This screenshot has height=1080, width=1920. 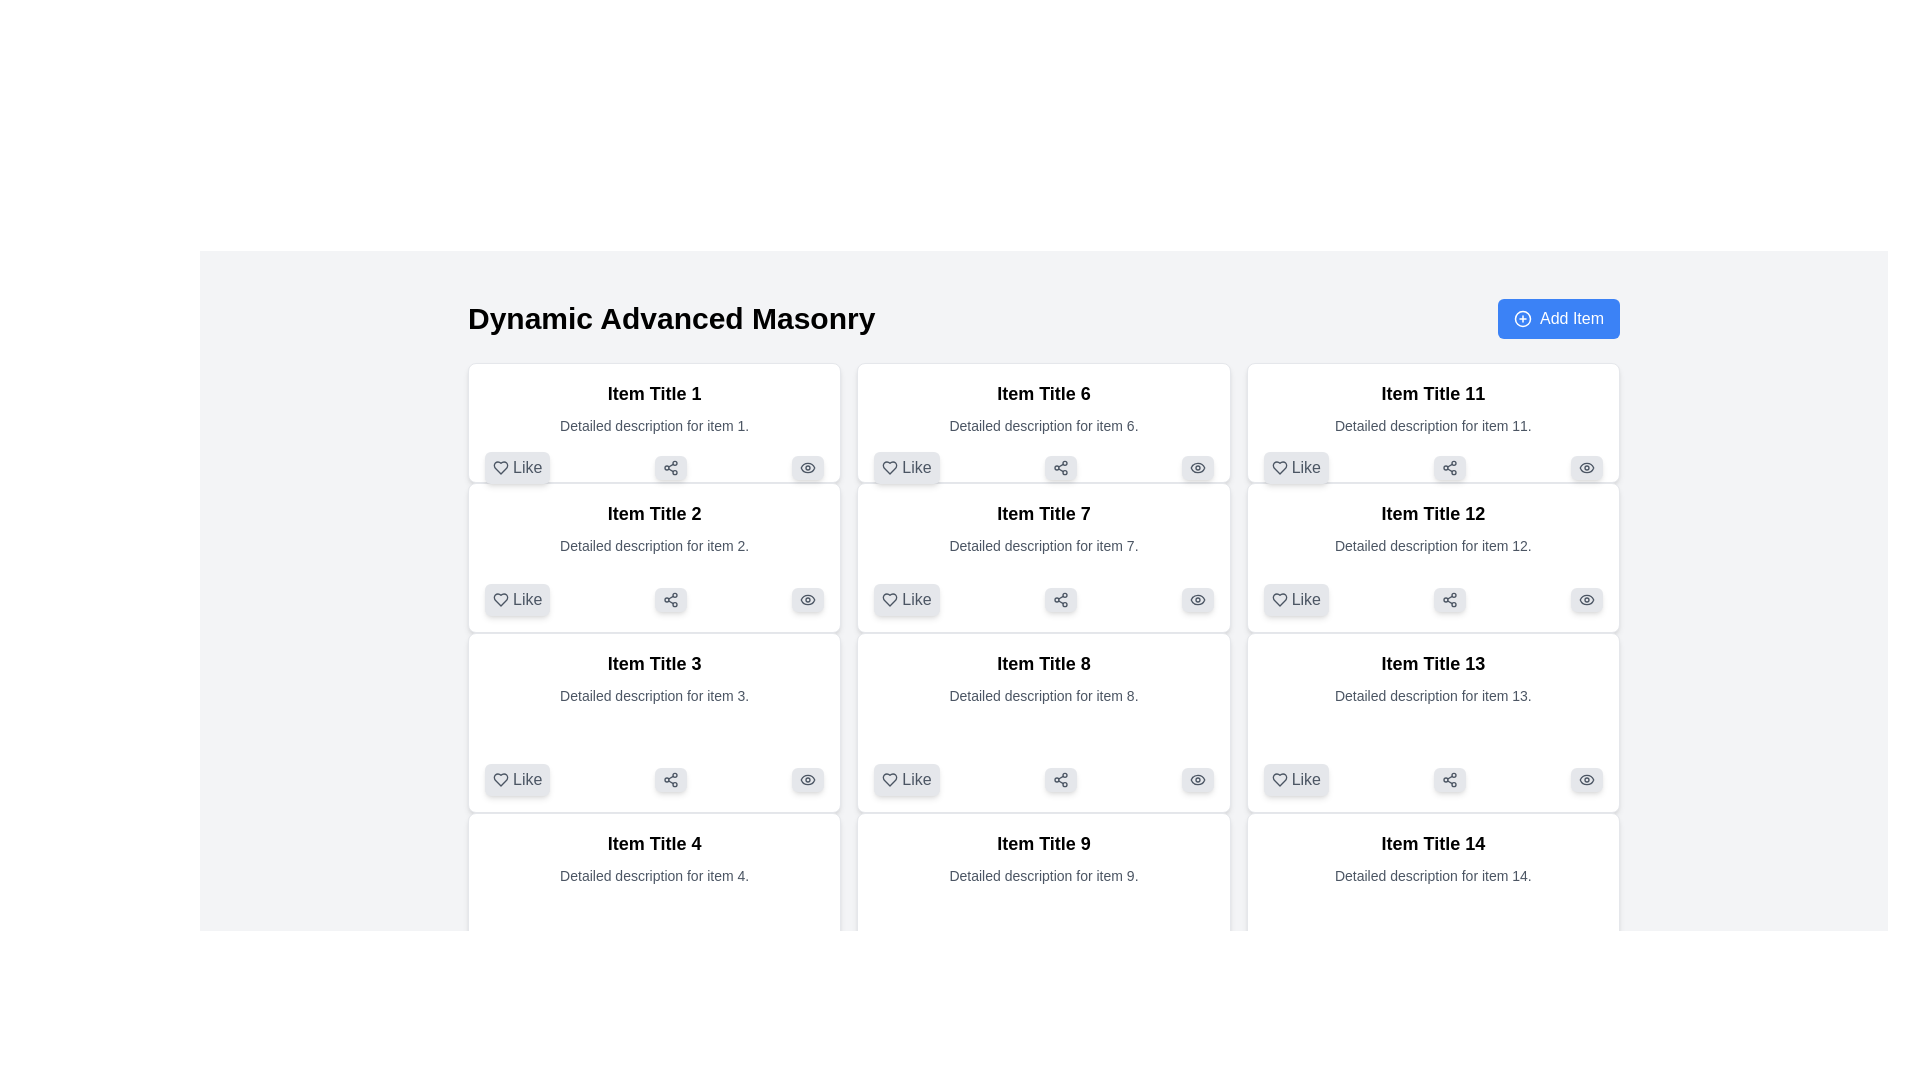 I want to click on the 'Share' button on the interactive card located in the third column and fifth row of the grid layout, positioned below 'Item Title 12' and above 'Item Title 14', so click(x=1432, y=722).